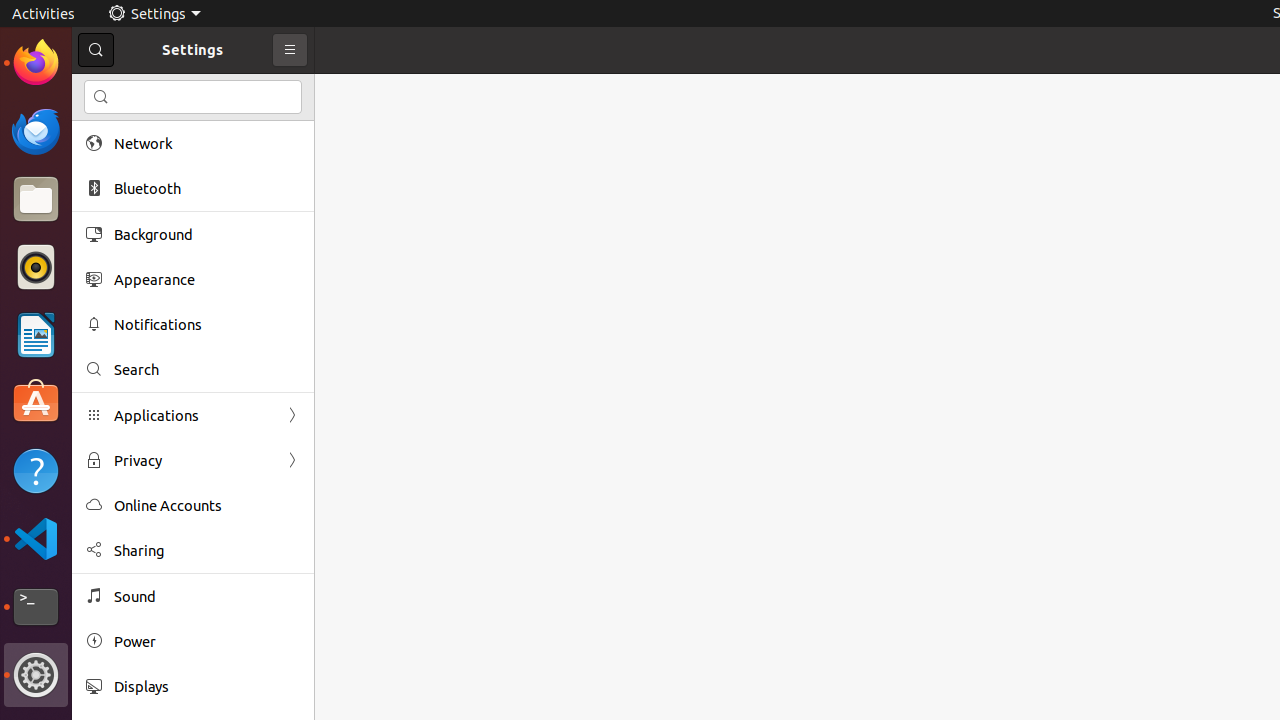 The image size is (1280, 720). Describe the element at coordinates (153, 13) in the screenshot. I see `'Settings'` at that location.